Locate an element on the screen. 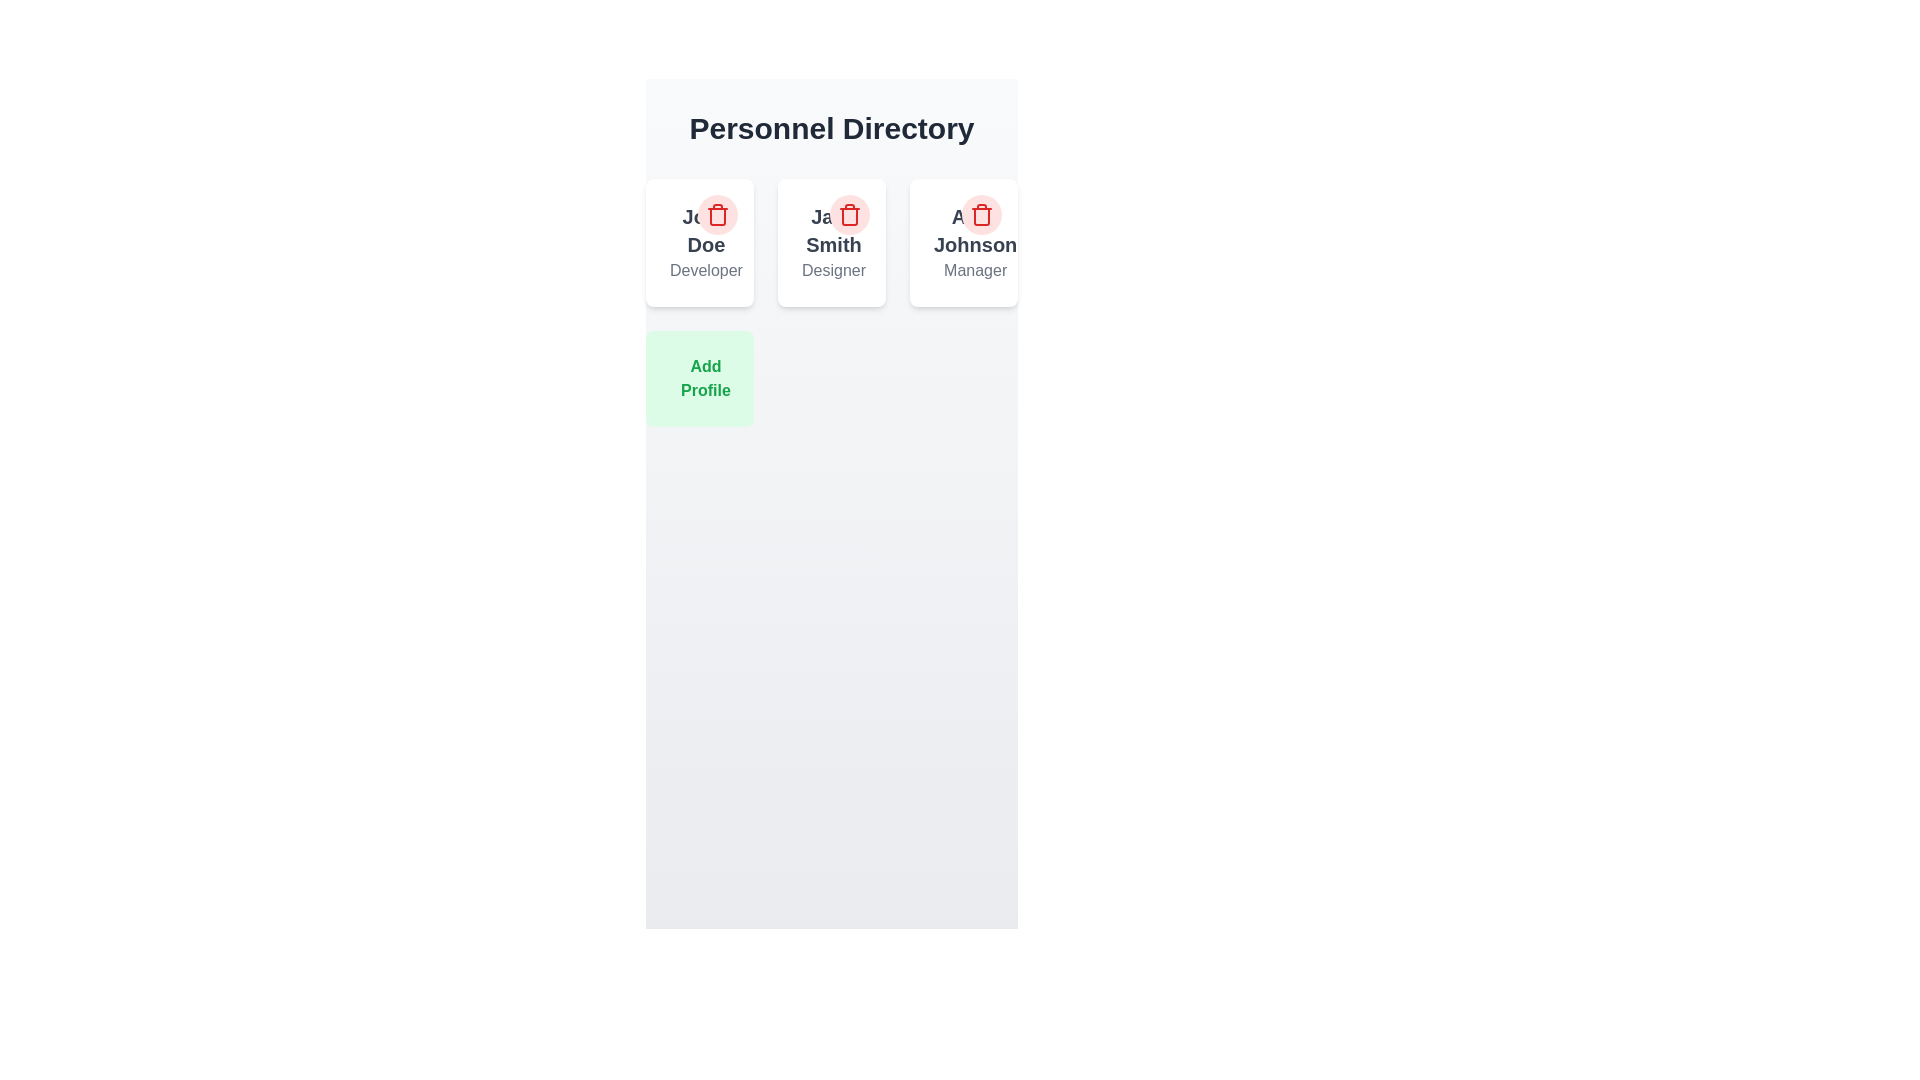 The image size is (1920, 1080). the personnel profile cards within the grid layout under the heading 'Personnel Directory' by clicking on one of the cards is located at coordinates (831, 303).